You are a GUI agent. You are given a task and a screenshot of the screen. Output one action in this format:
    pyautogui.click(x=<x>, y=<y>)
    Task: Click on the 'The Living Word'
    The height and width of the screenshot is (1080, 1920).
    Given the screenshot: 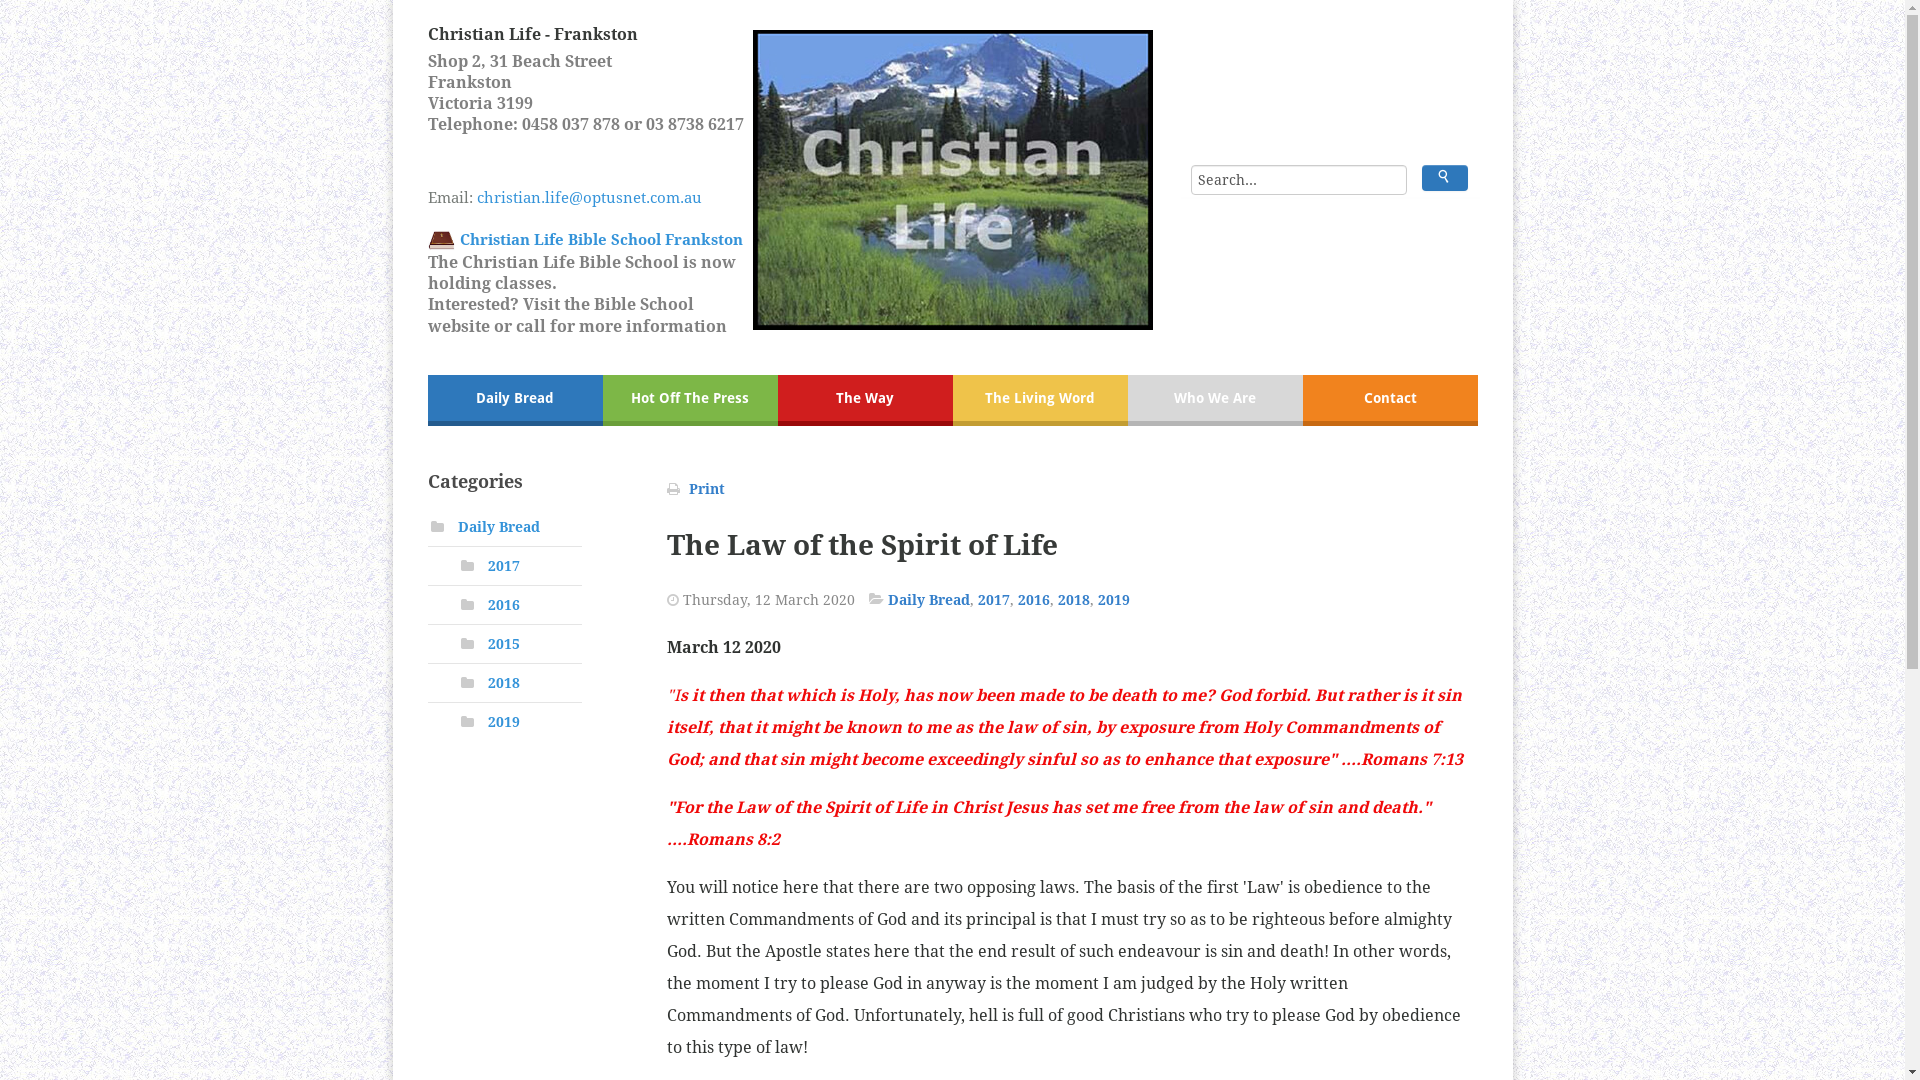 What is the action you would take?
    pyautogui.click(x=950, y=400)
    